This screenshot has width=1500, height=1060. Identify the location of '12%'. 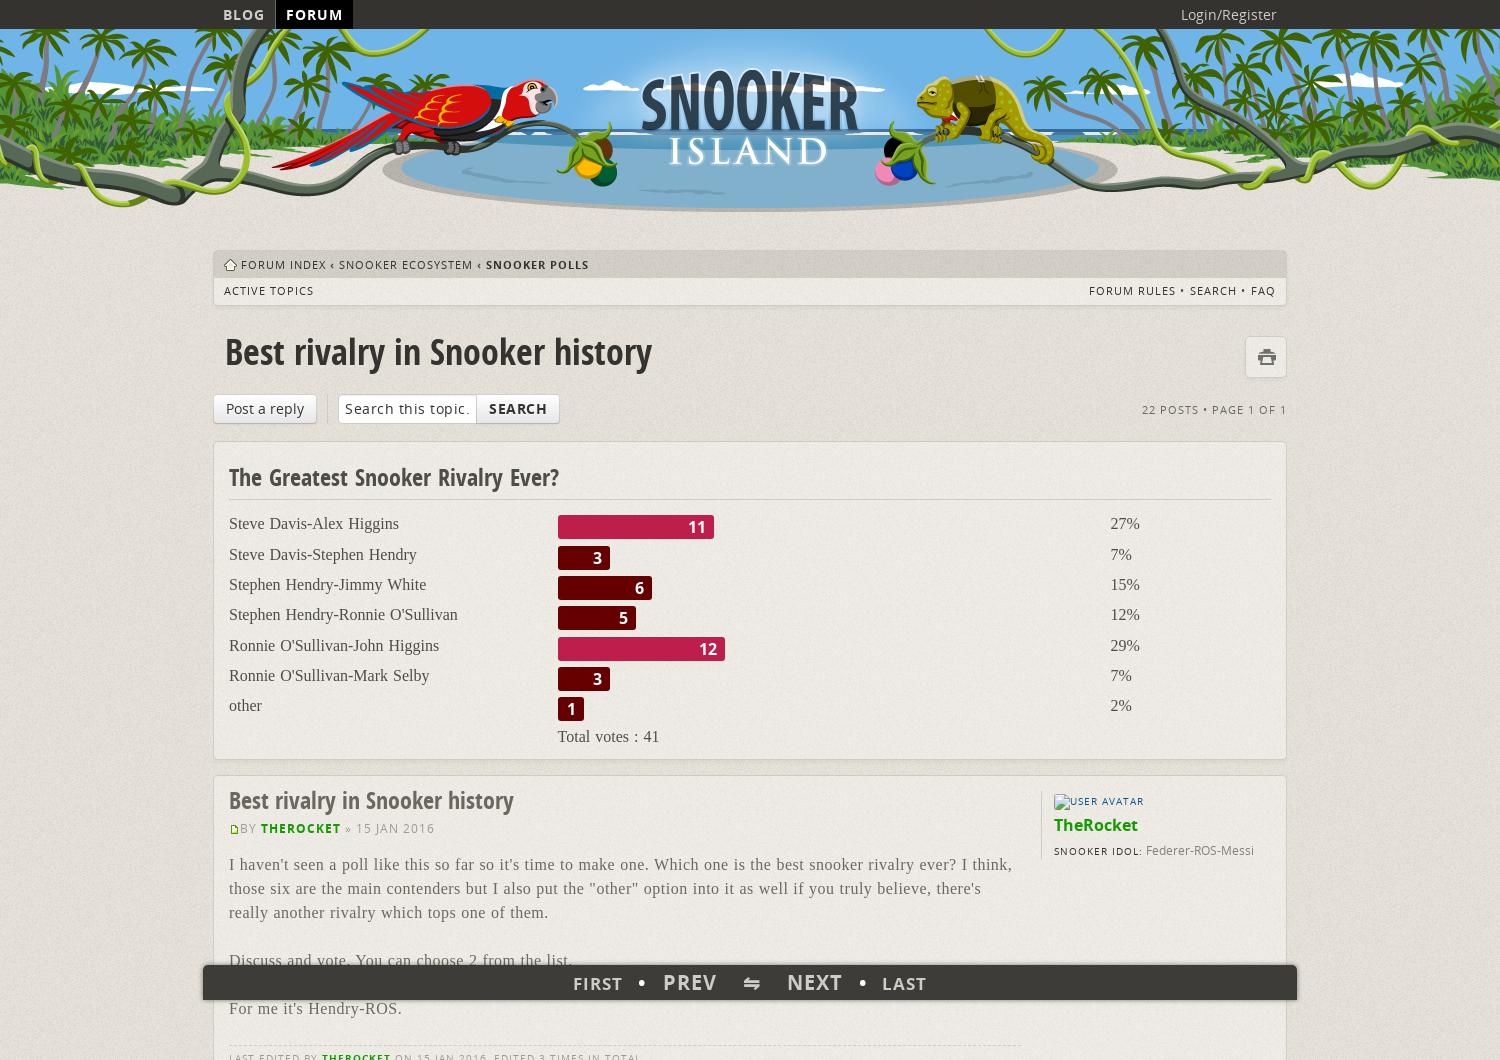
(1123, 614).